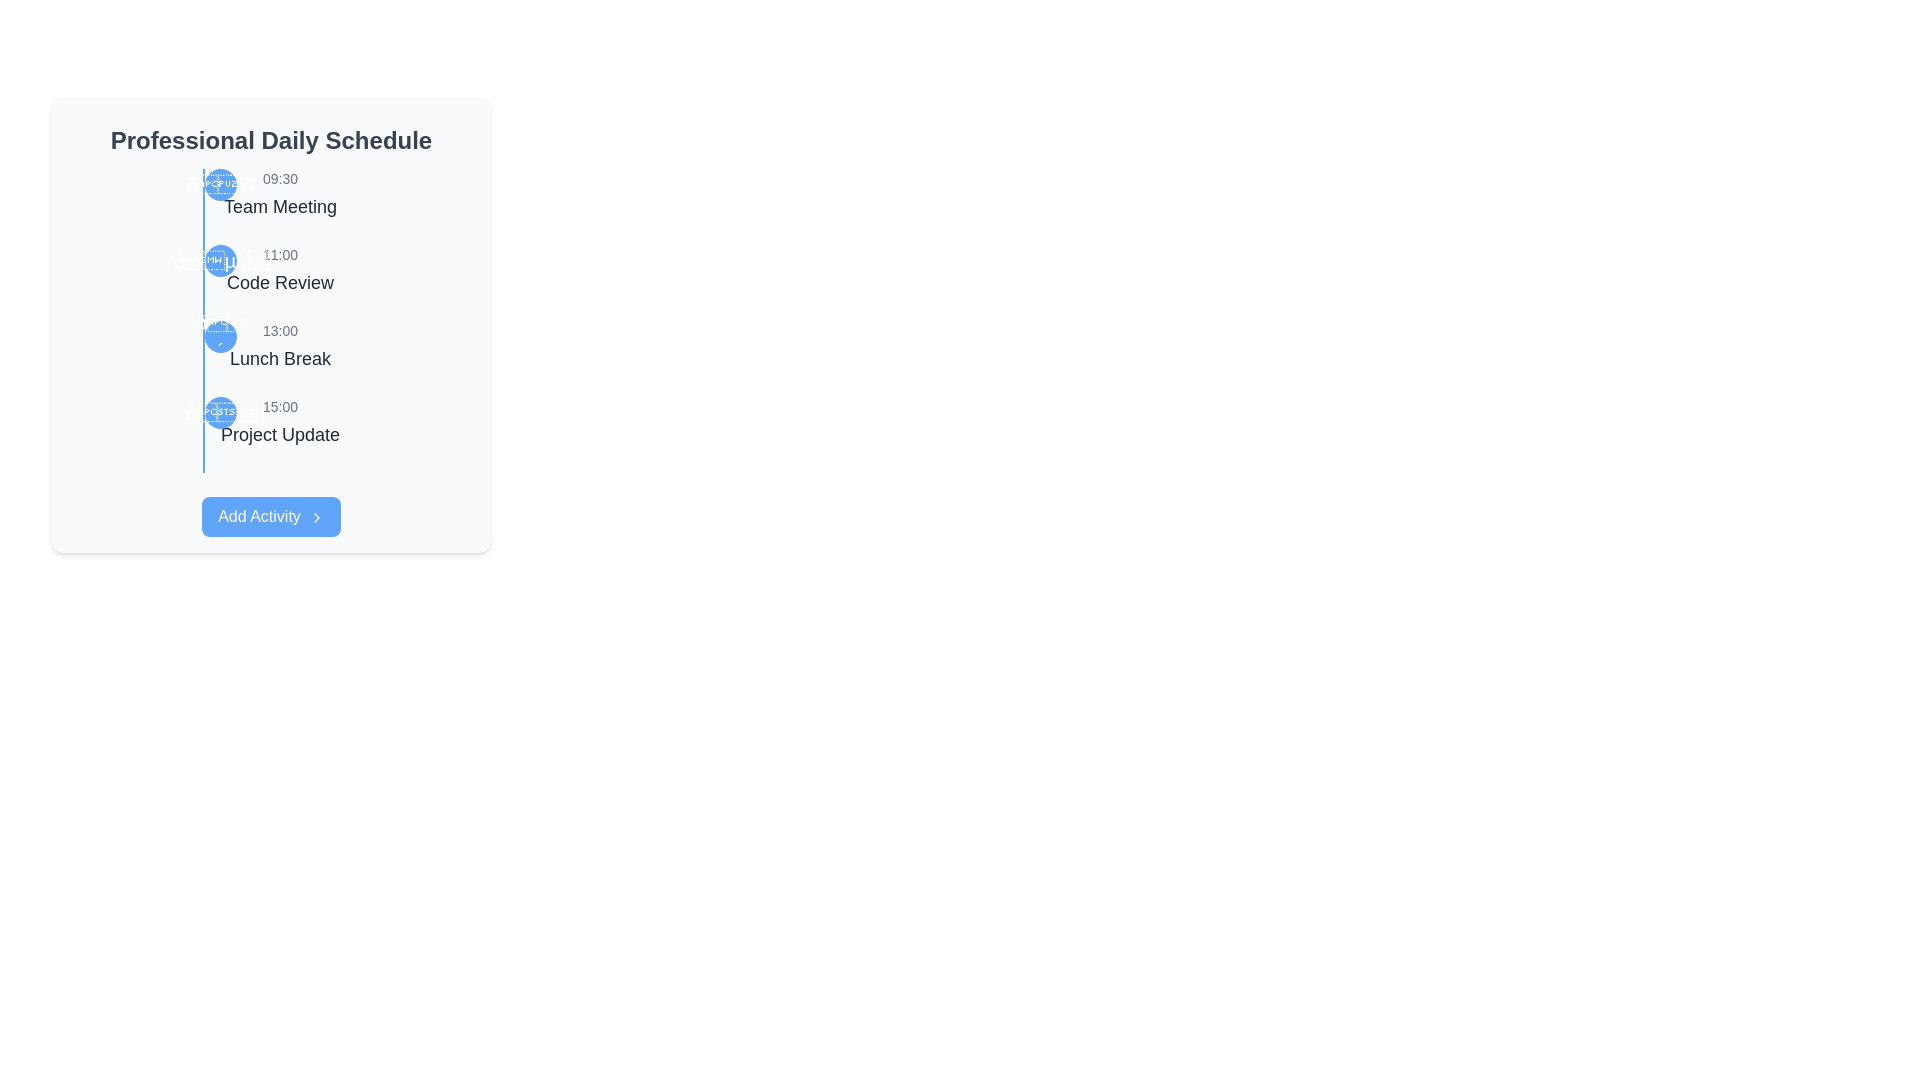 This screenshot has width=1920, height=1080. I want to click on the text label displaying '15:00' which is positioned as the time indicator for the 'Project Update' entry in the timeline-like list, so click(279, 406).